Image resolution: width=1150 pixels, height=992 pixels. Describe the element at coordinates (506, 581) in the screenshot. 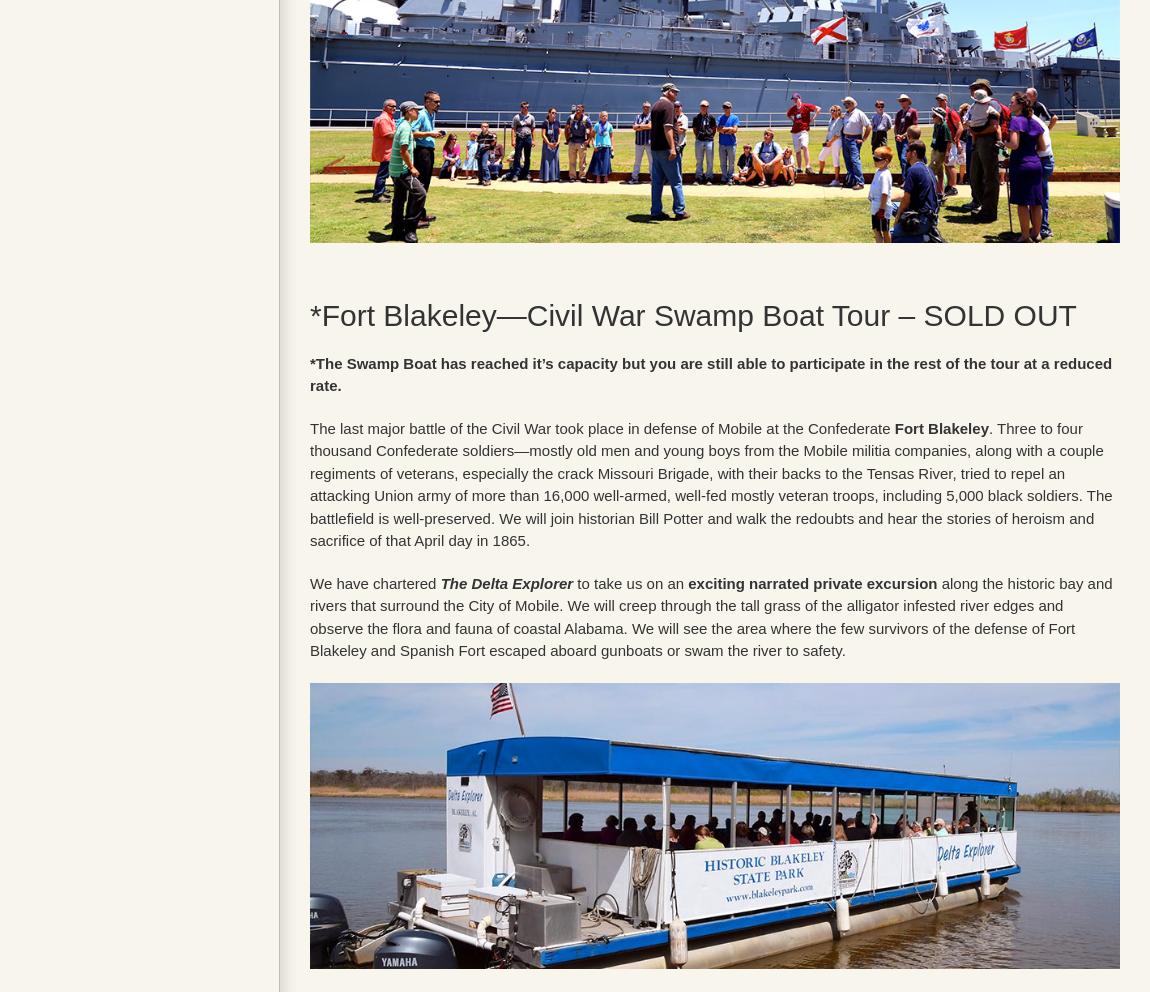

I see `'The Delta Explorer'` at that location.